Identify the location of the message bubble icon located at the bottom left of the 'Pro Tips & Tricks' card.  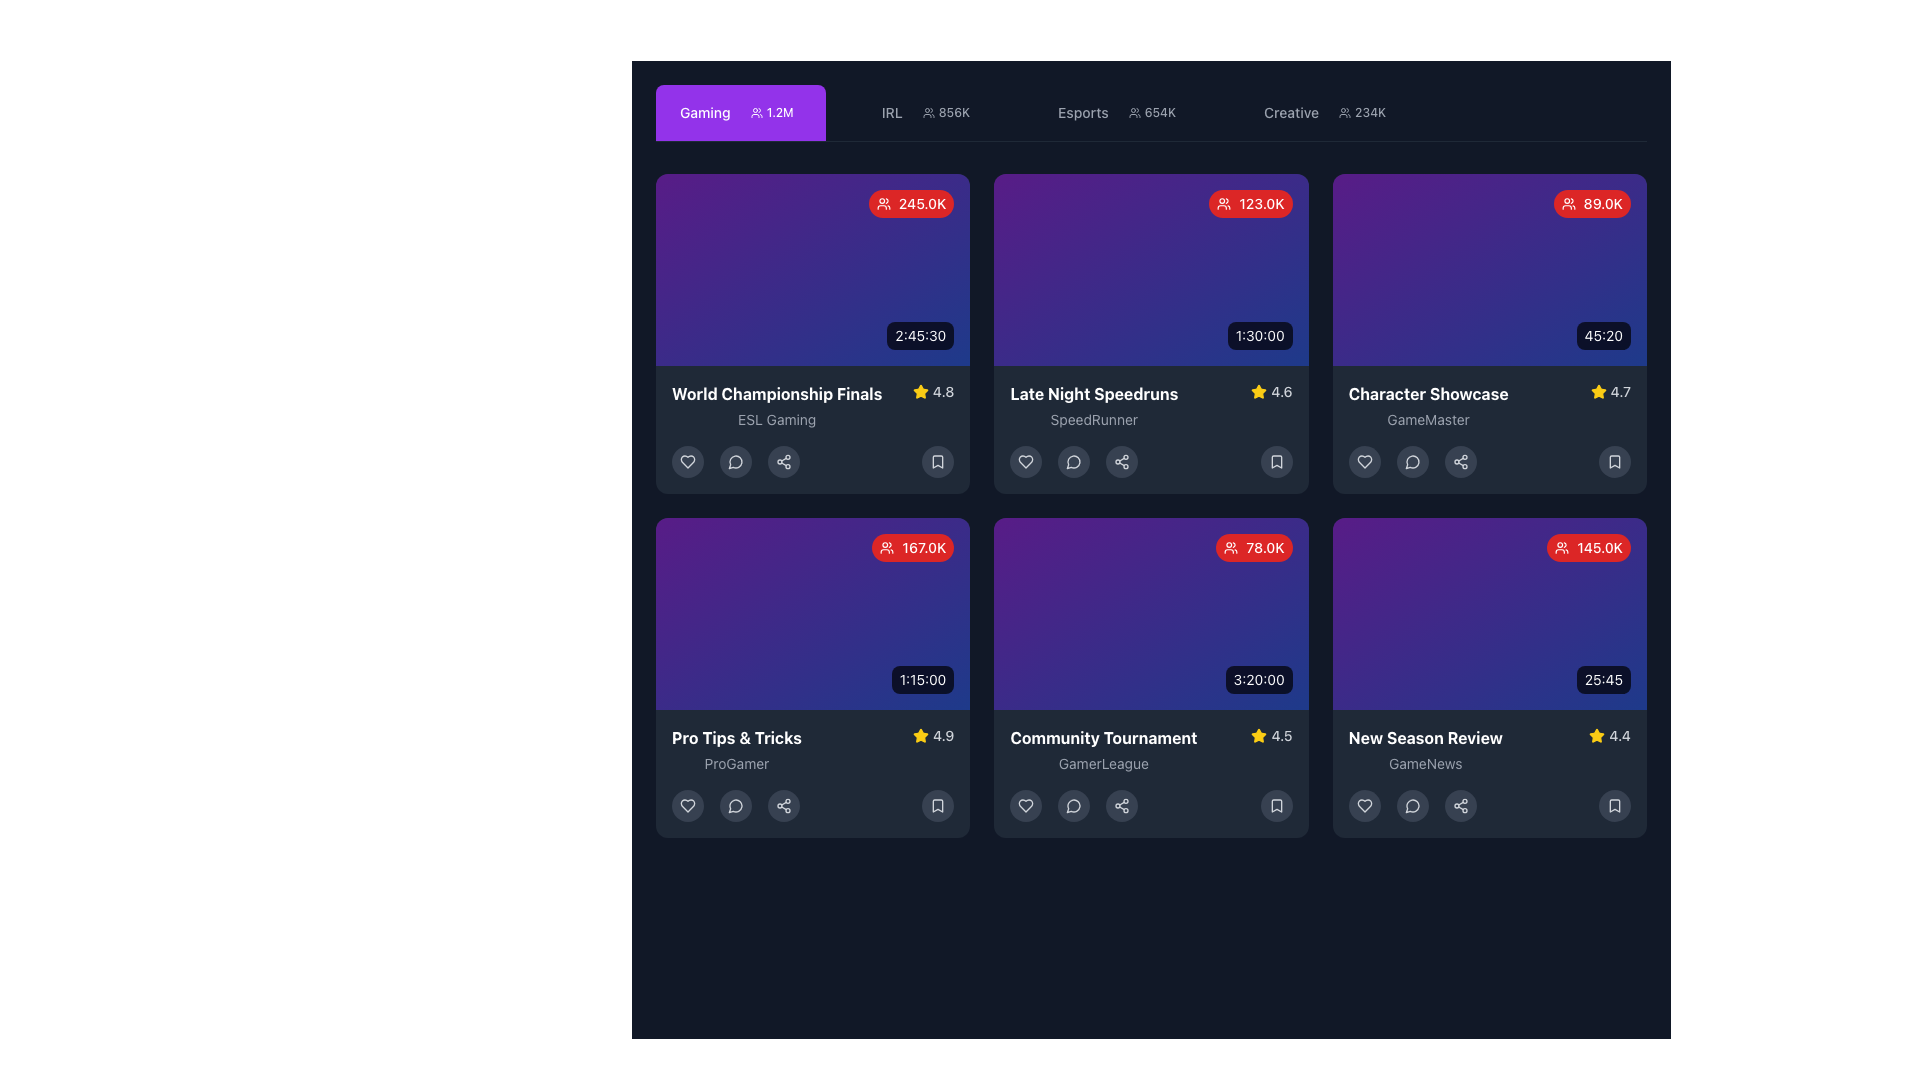
(734, 805).